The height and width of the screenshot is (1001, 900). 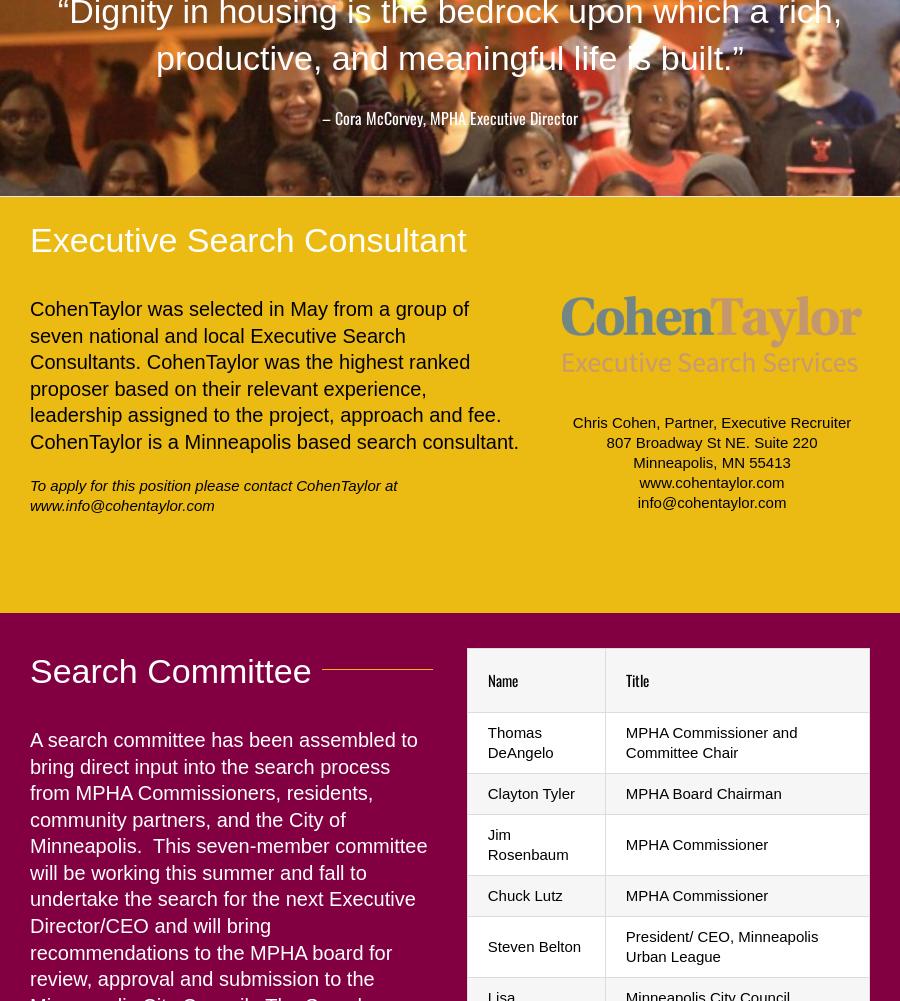 What do you see at coordinates (170, 668) in the screenshot?
I see `'Search Committee'` at bounding box center [170, 668].